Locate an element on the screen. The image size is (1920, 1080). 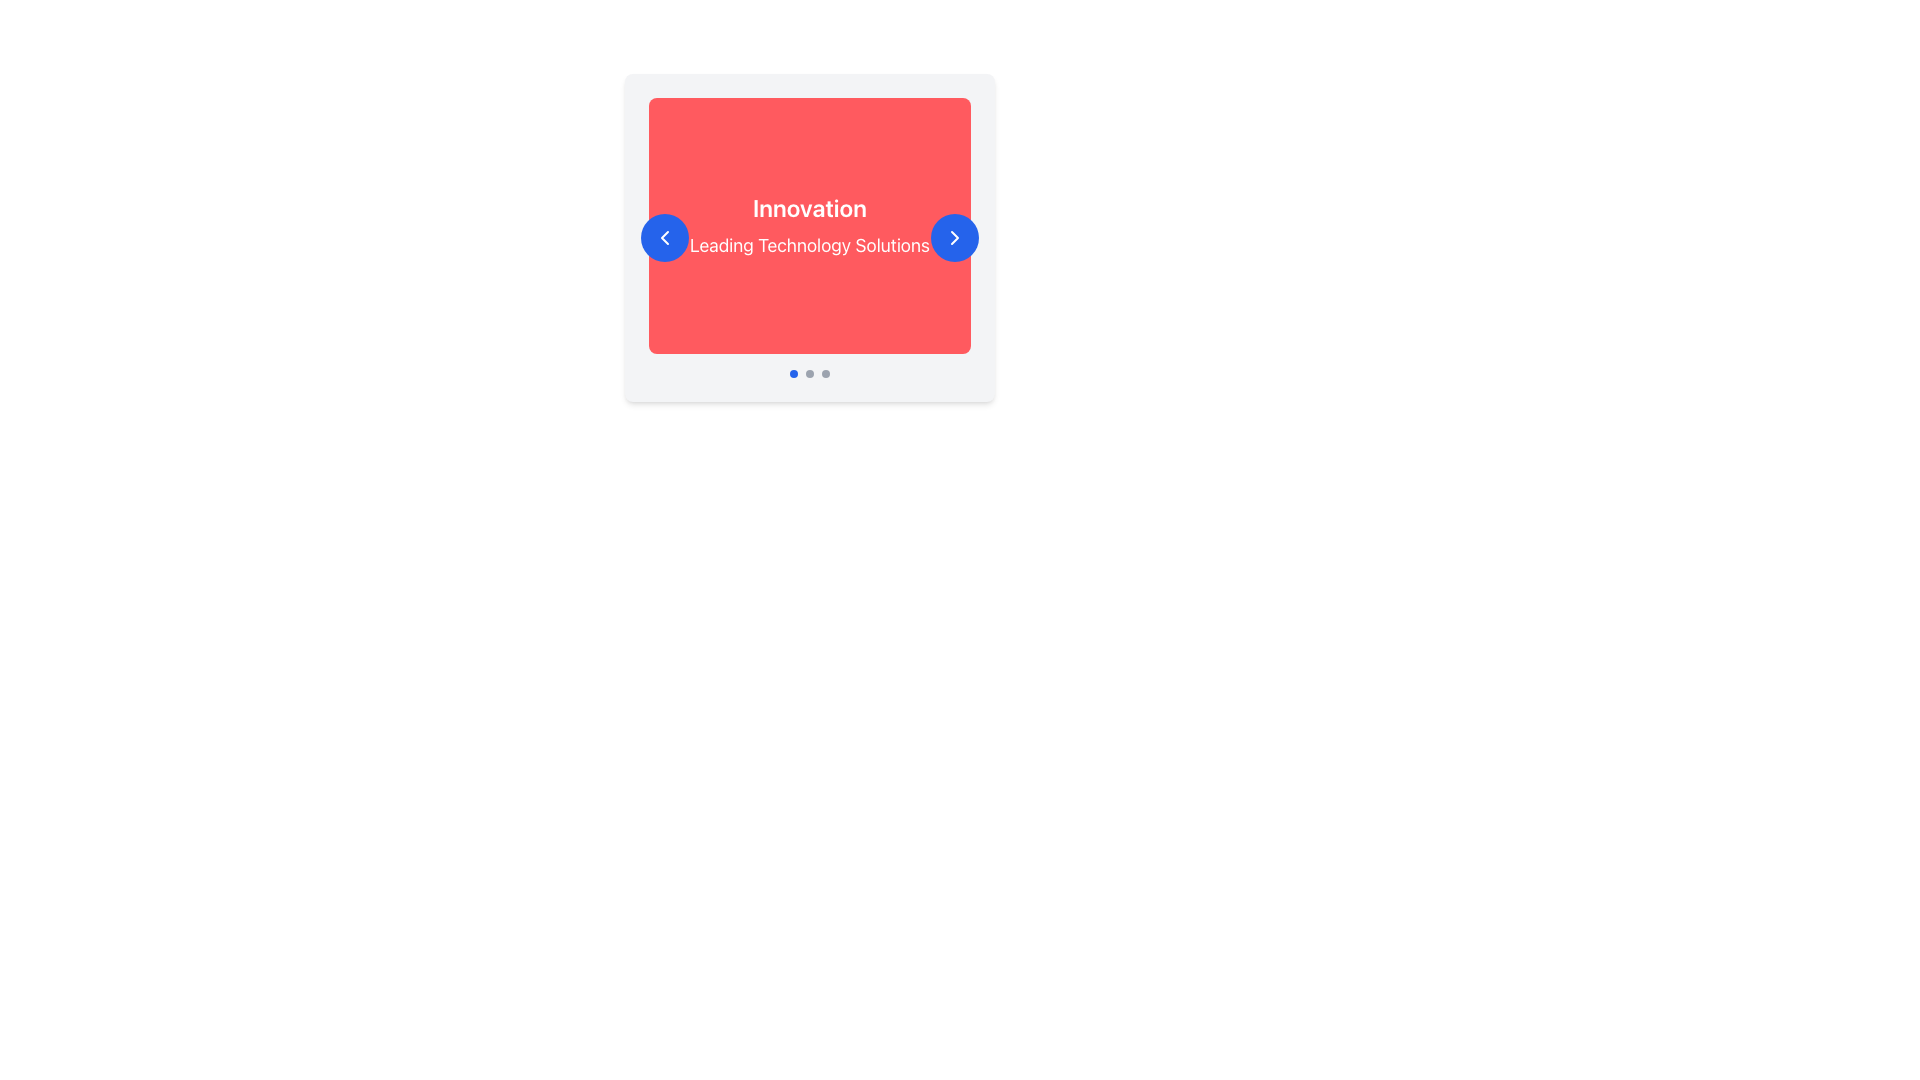
the left-pointing chevron icon within the circular blue button located on the left side of the red rectangular card displaying 'Innovation' and 'Leading Technology Solutions' is located at coordinates (665, 237).